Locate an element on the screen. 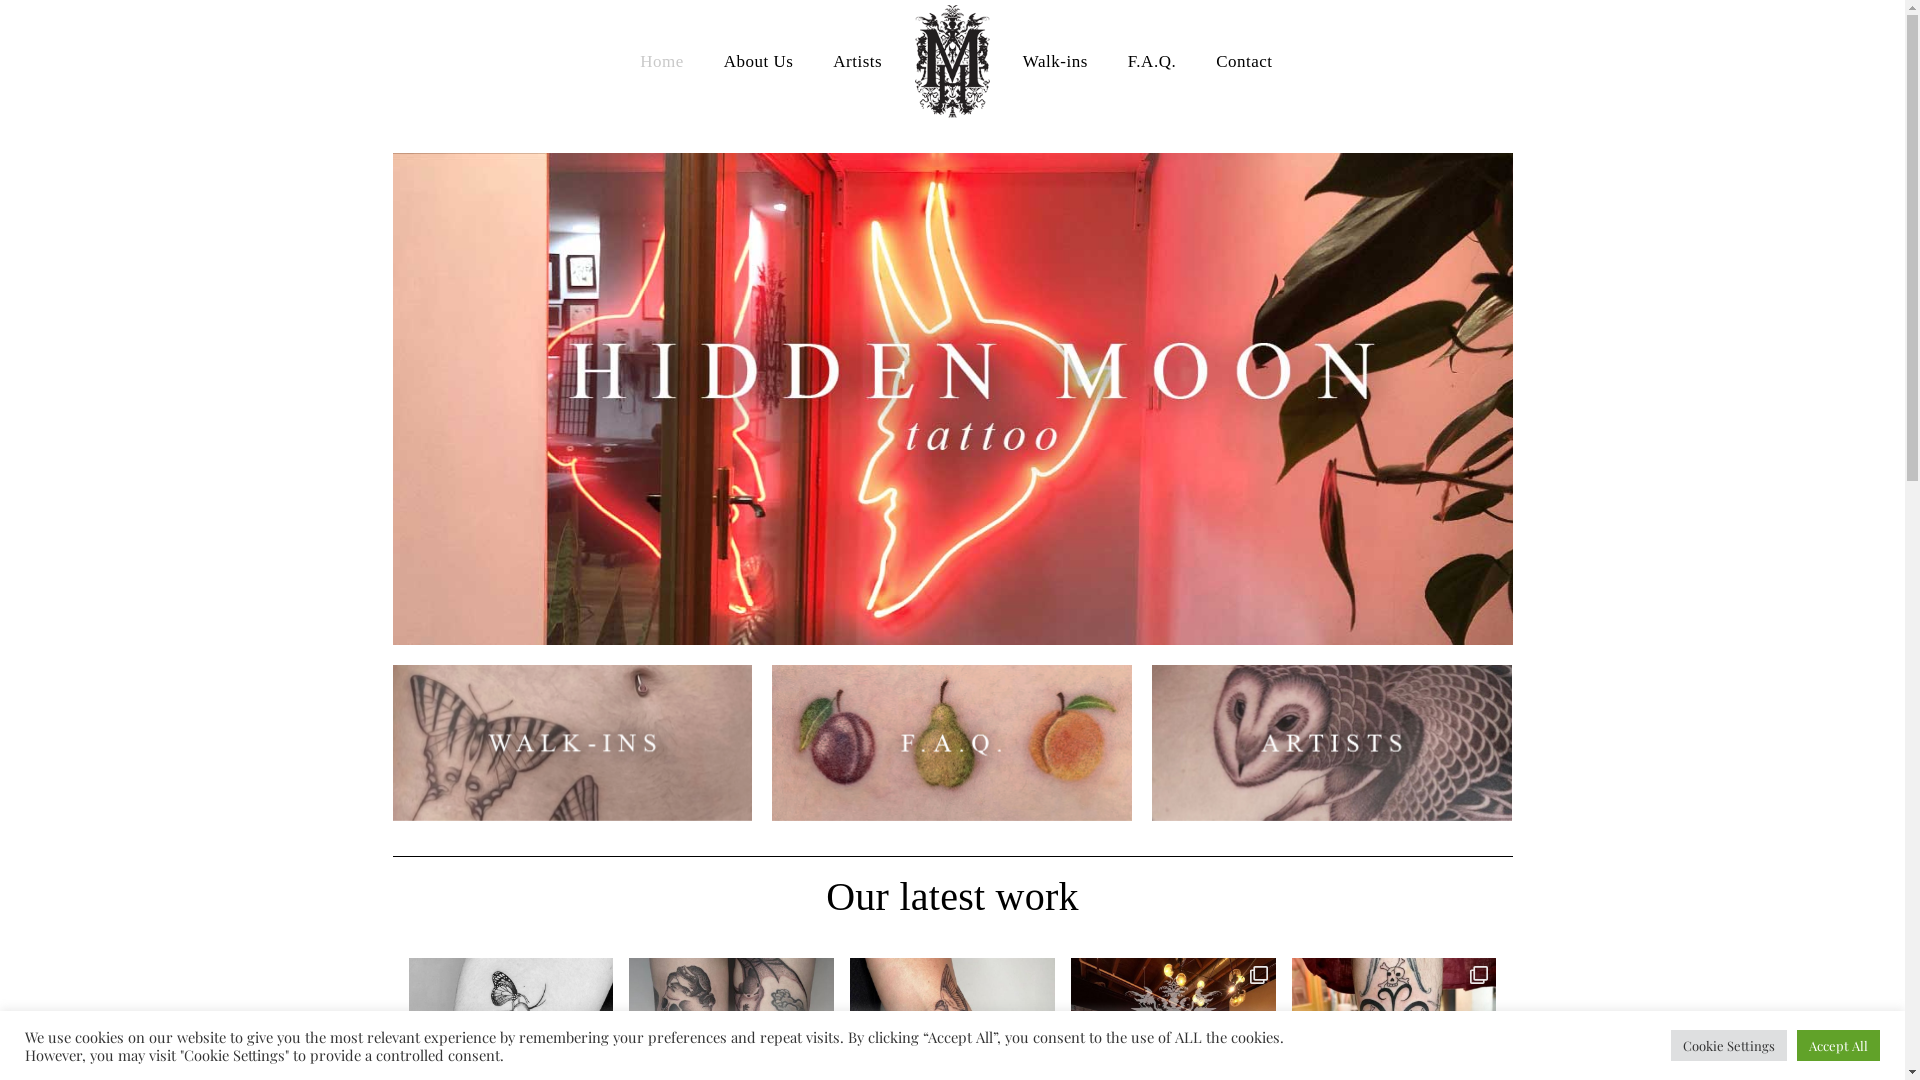  'Accept All' is located at coordinates (1796, 1044).